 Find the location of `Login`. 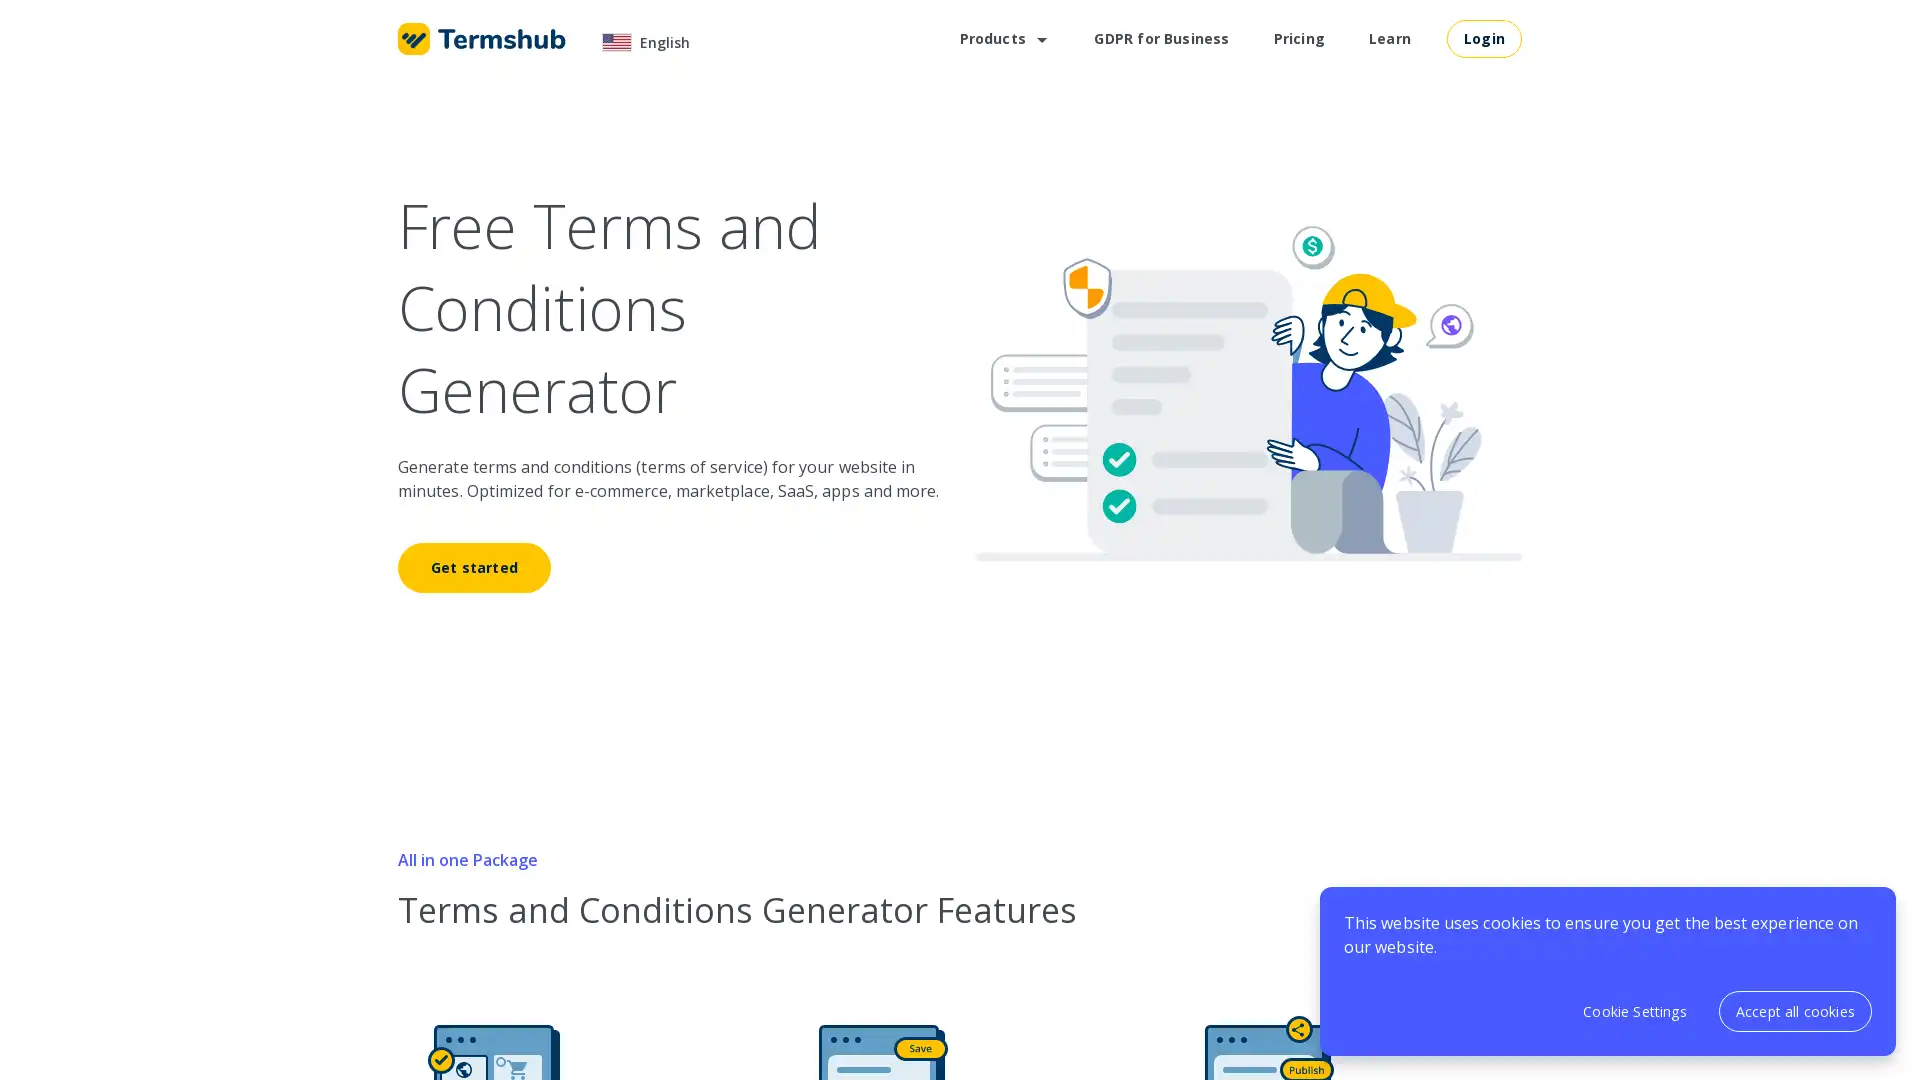

Login is located at coordinates (1484, 38).